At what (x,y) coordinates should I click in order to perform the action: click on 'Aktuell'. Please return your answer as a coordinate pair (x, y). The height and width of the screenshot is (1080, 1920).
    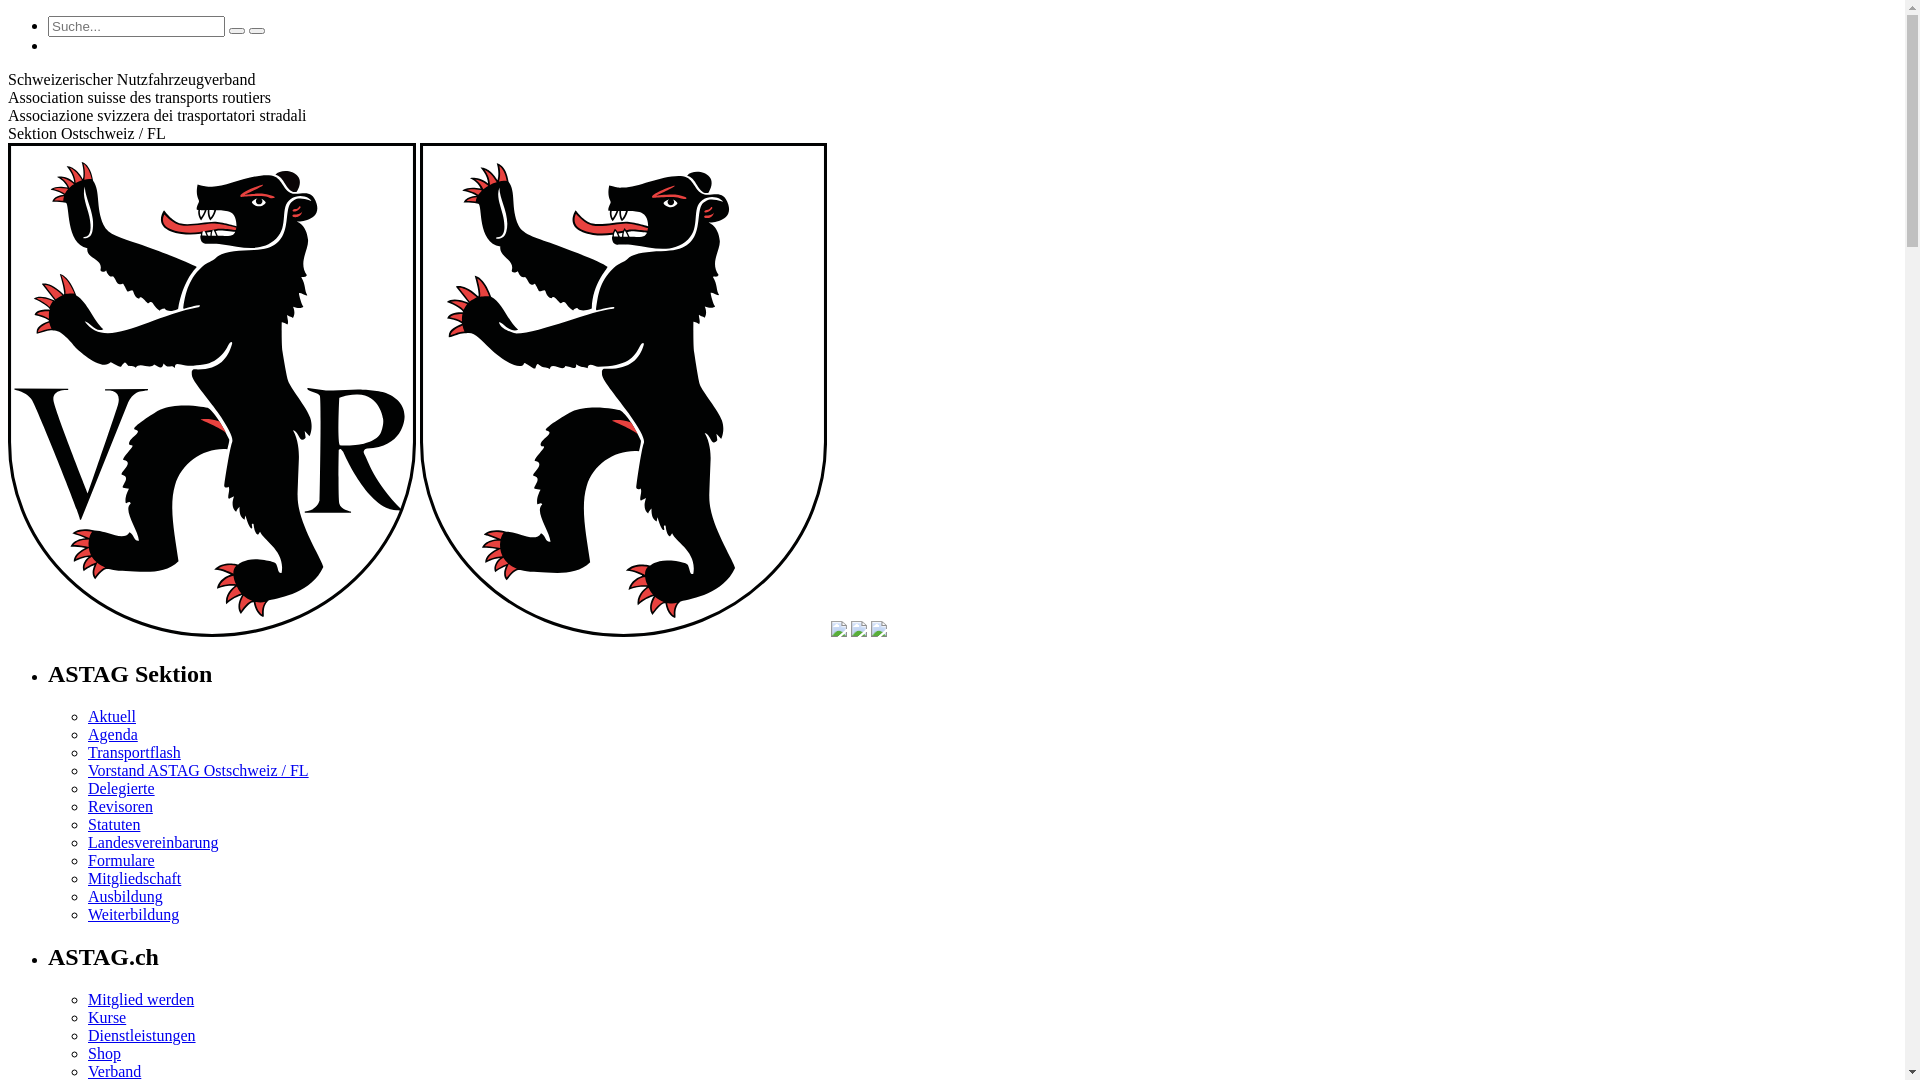
    Looking at the image, I should click on (110, 715).